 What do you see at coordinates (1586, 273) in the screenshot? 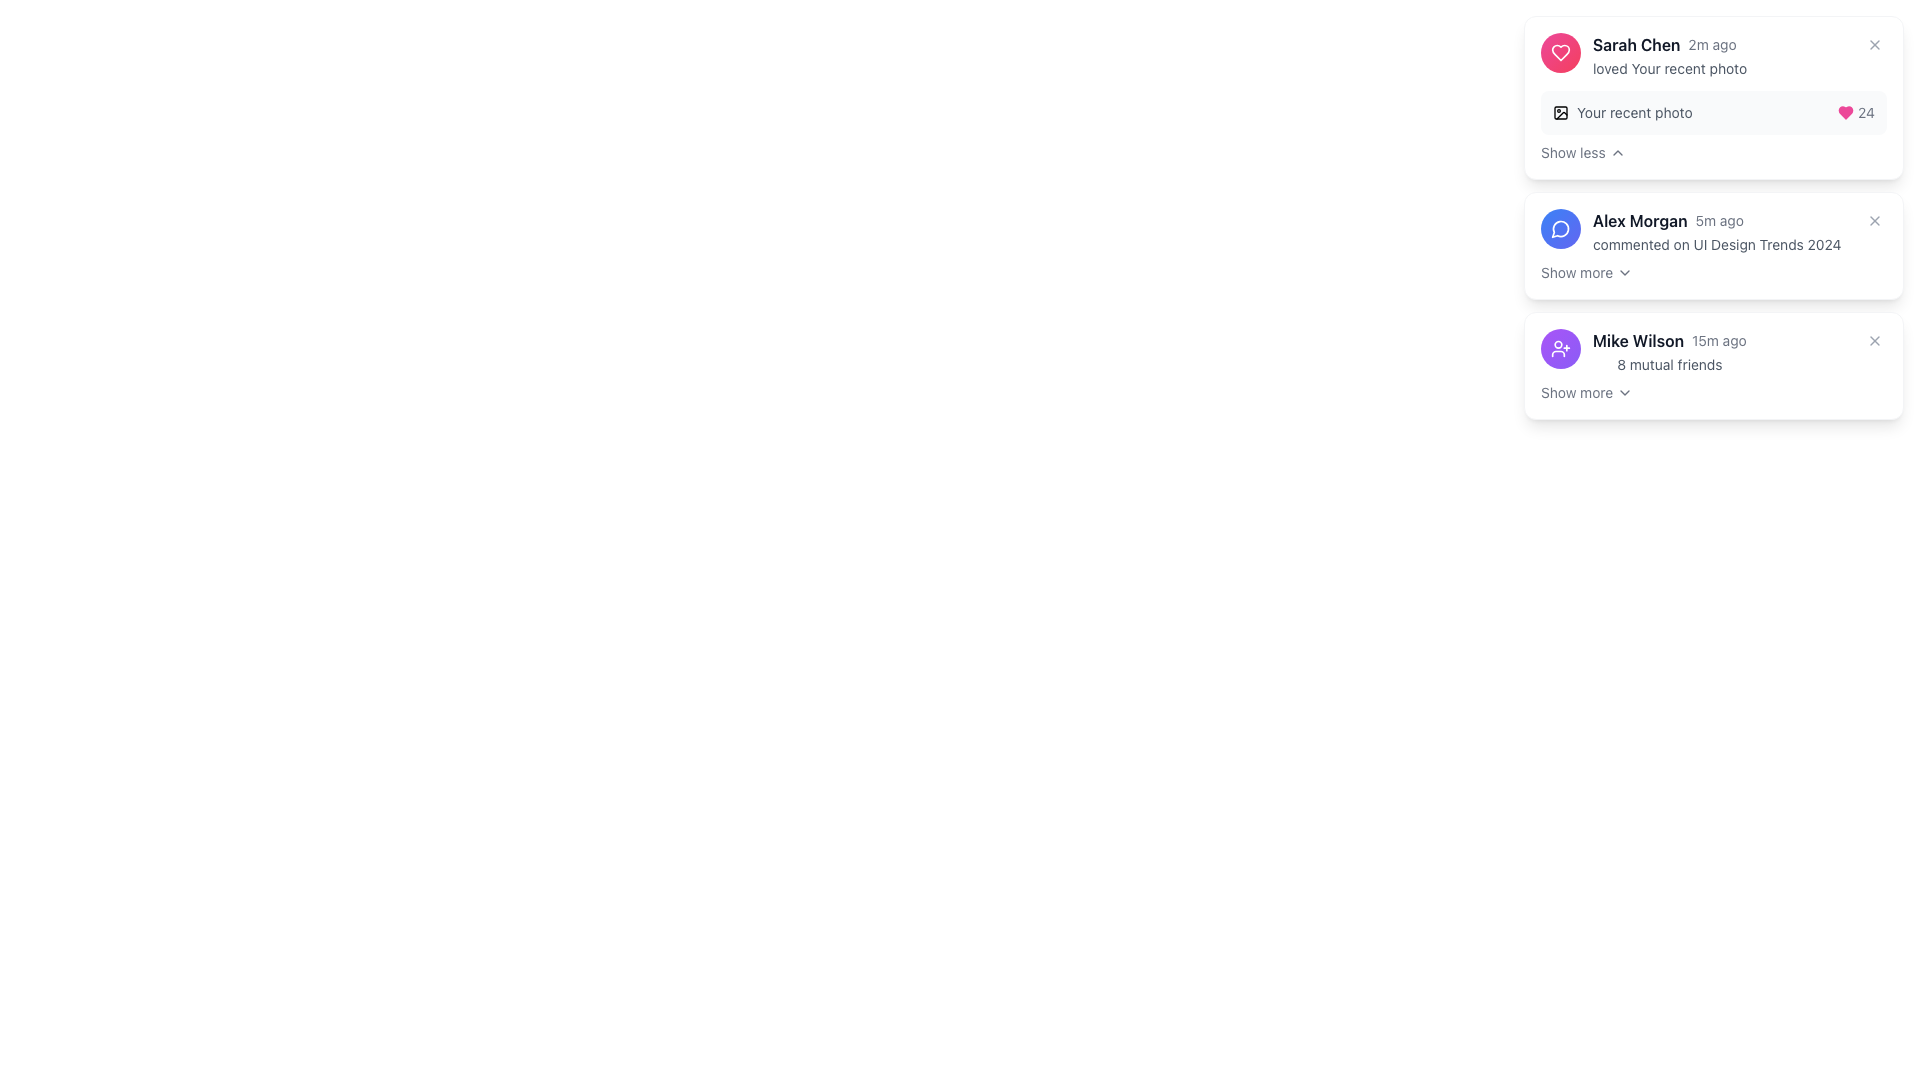
I see `the button with an icon at the bottom of the notification card for 'Alex Morgan'` at bounding box center [1586, 273].